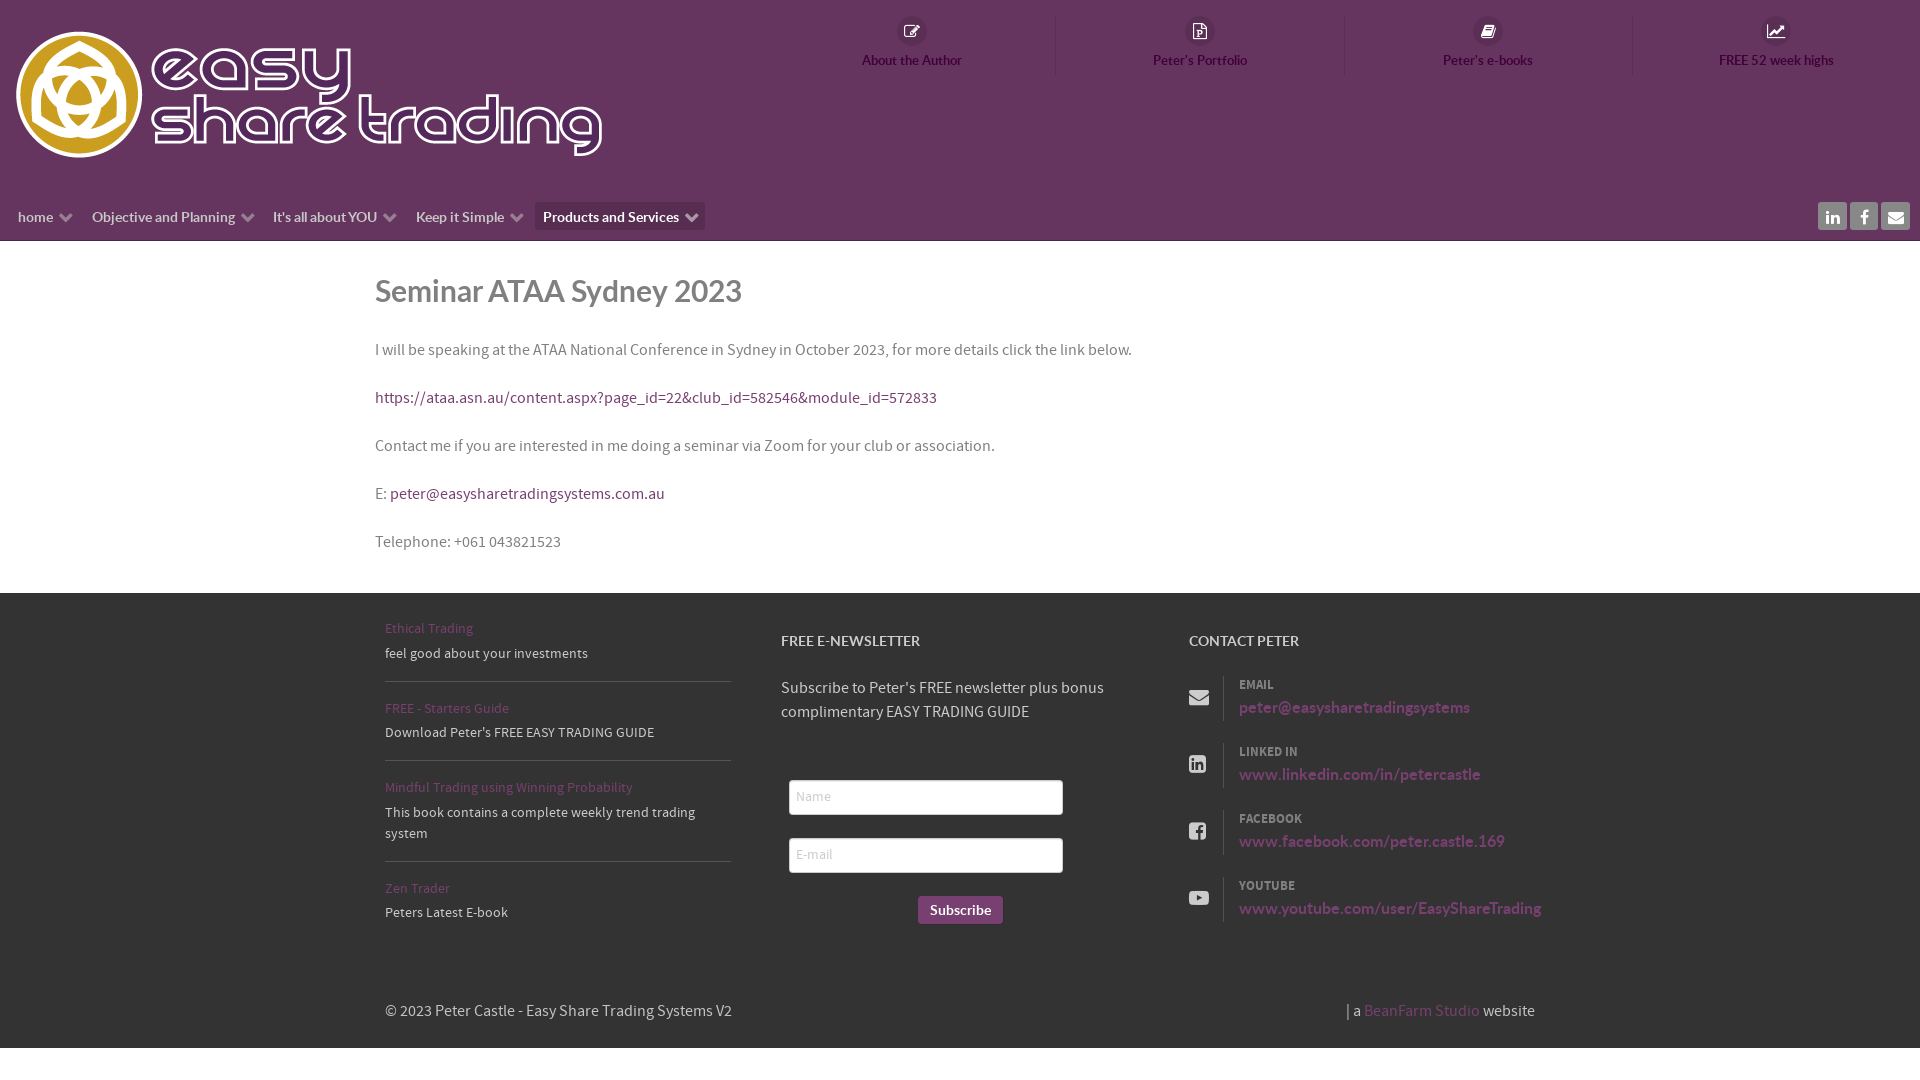 This screenshot has width=1920, height=1080. Describe the element at coordinates (1237, 772) in the screenshot. I see `'www.linkedin.com/in/petercastle'` at that location.